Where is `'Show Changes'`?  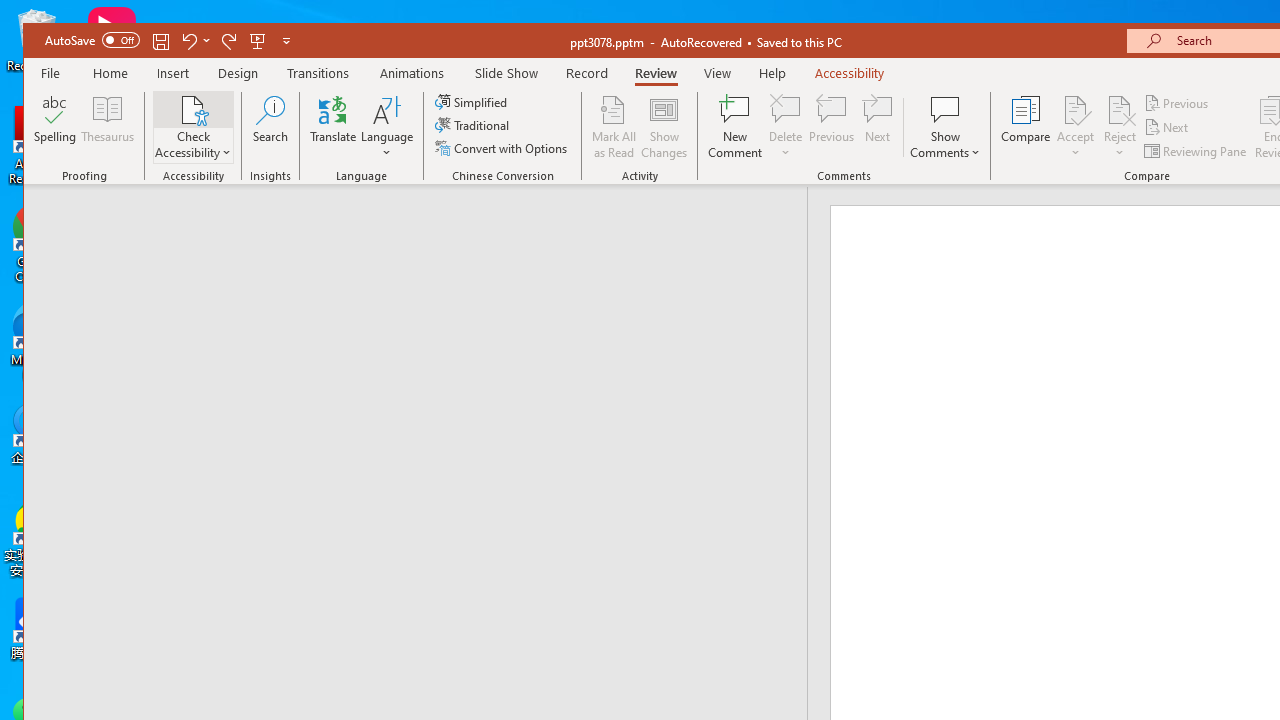 'Show Changes' is located at coordinates (664, 127).